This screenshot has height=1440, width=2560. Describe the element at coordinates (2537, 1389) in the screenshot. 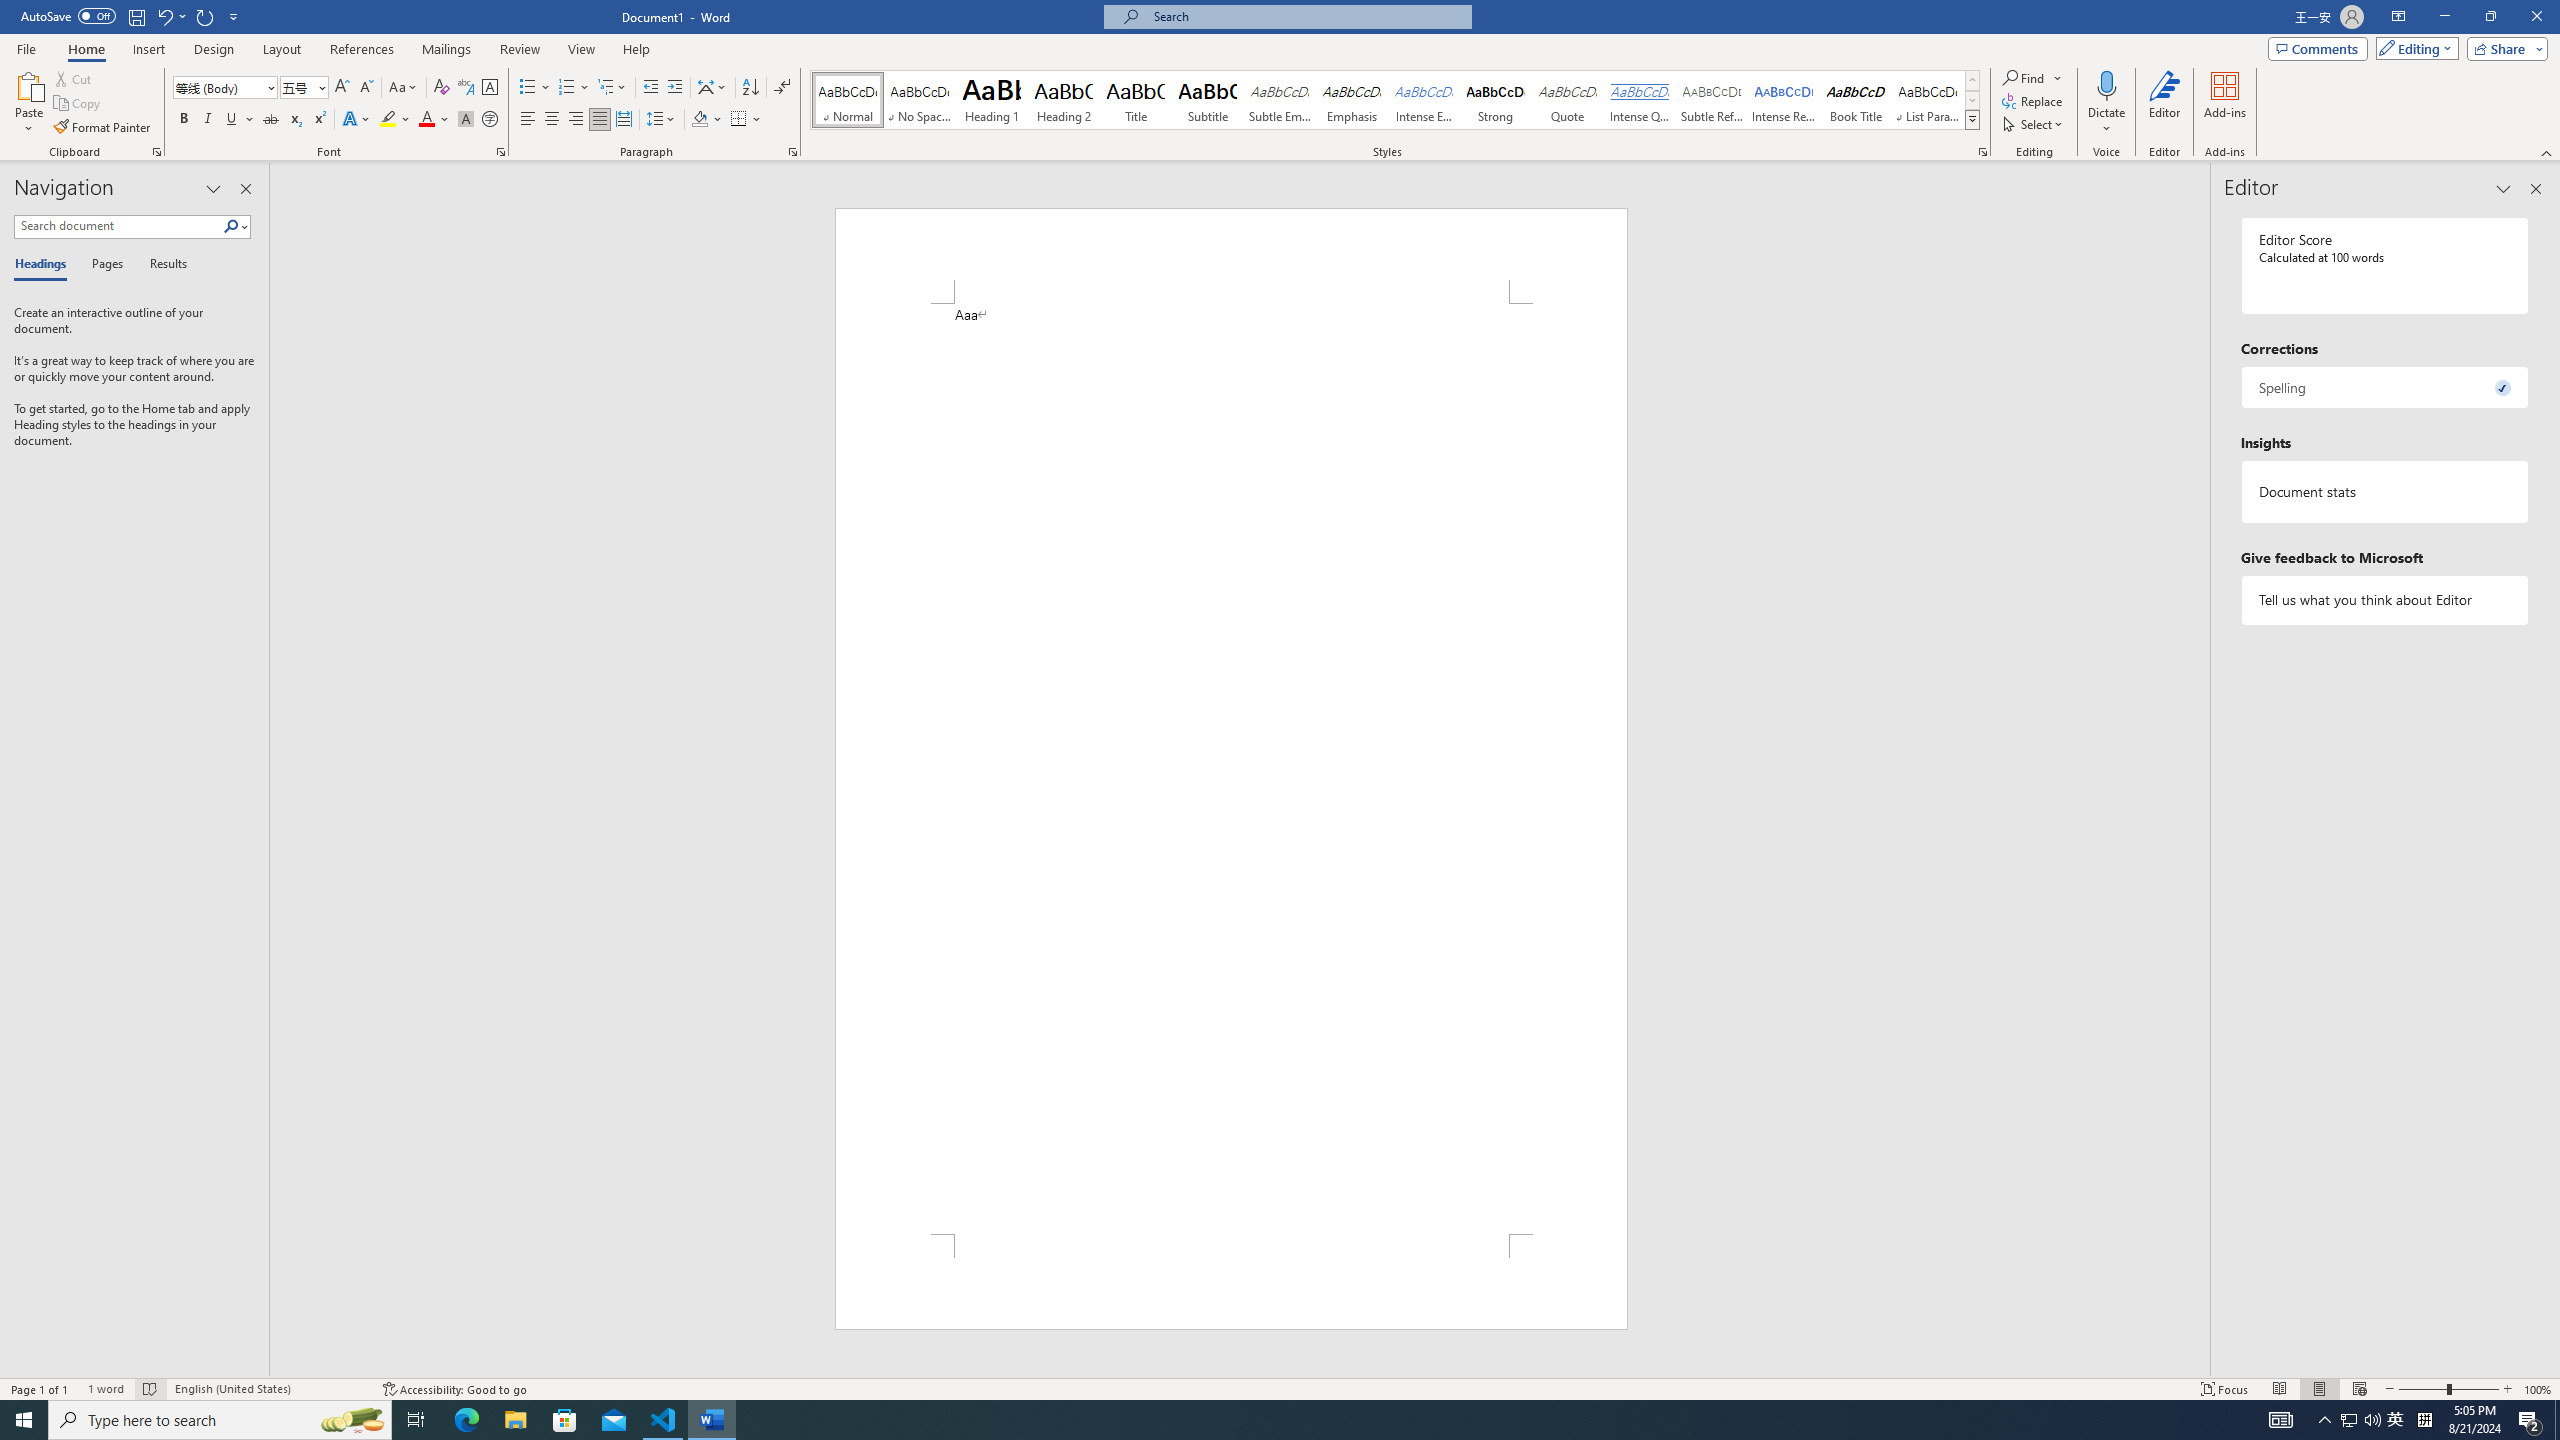

I see `'Zoom 100%'` at that location.